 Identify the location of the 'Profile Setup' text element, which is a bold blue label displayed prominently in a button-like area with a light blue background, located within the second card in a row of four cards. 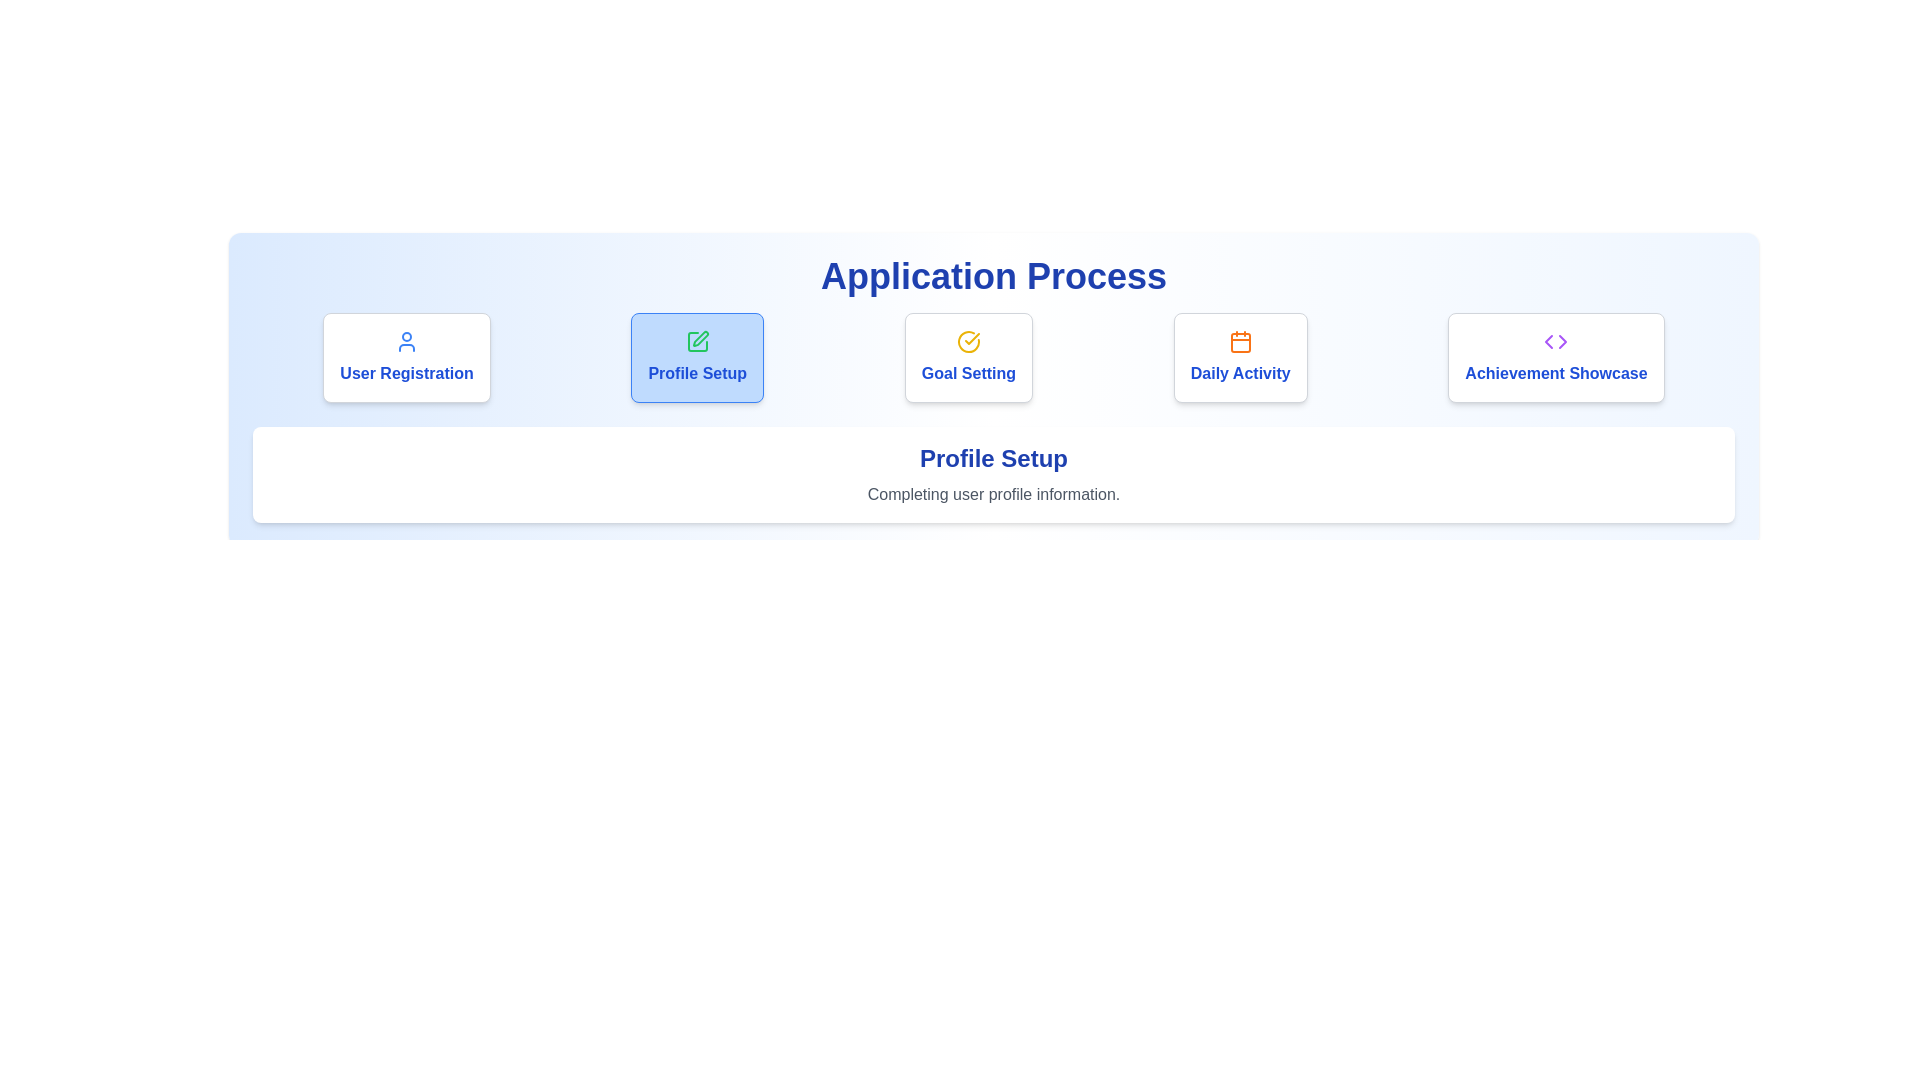
(697, 374).